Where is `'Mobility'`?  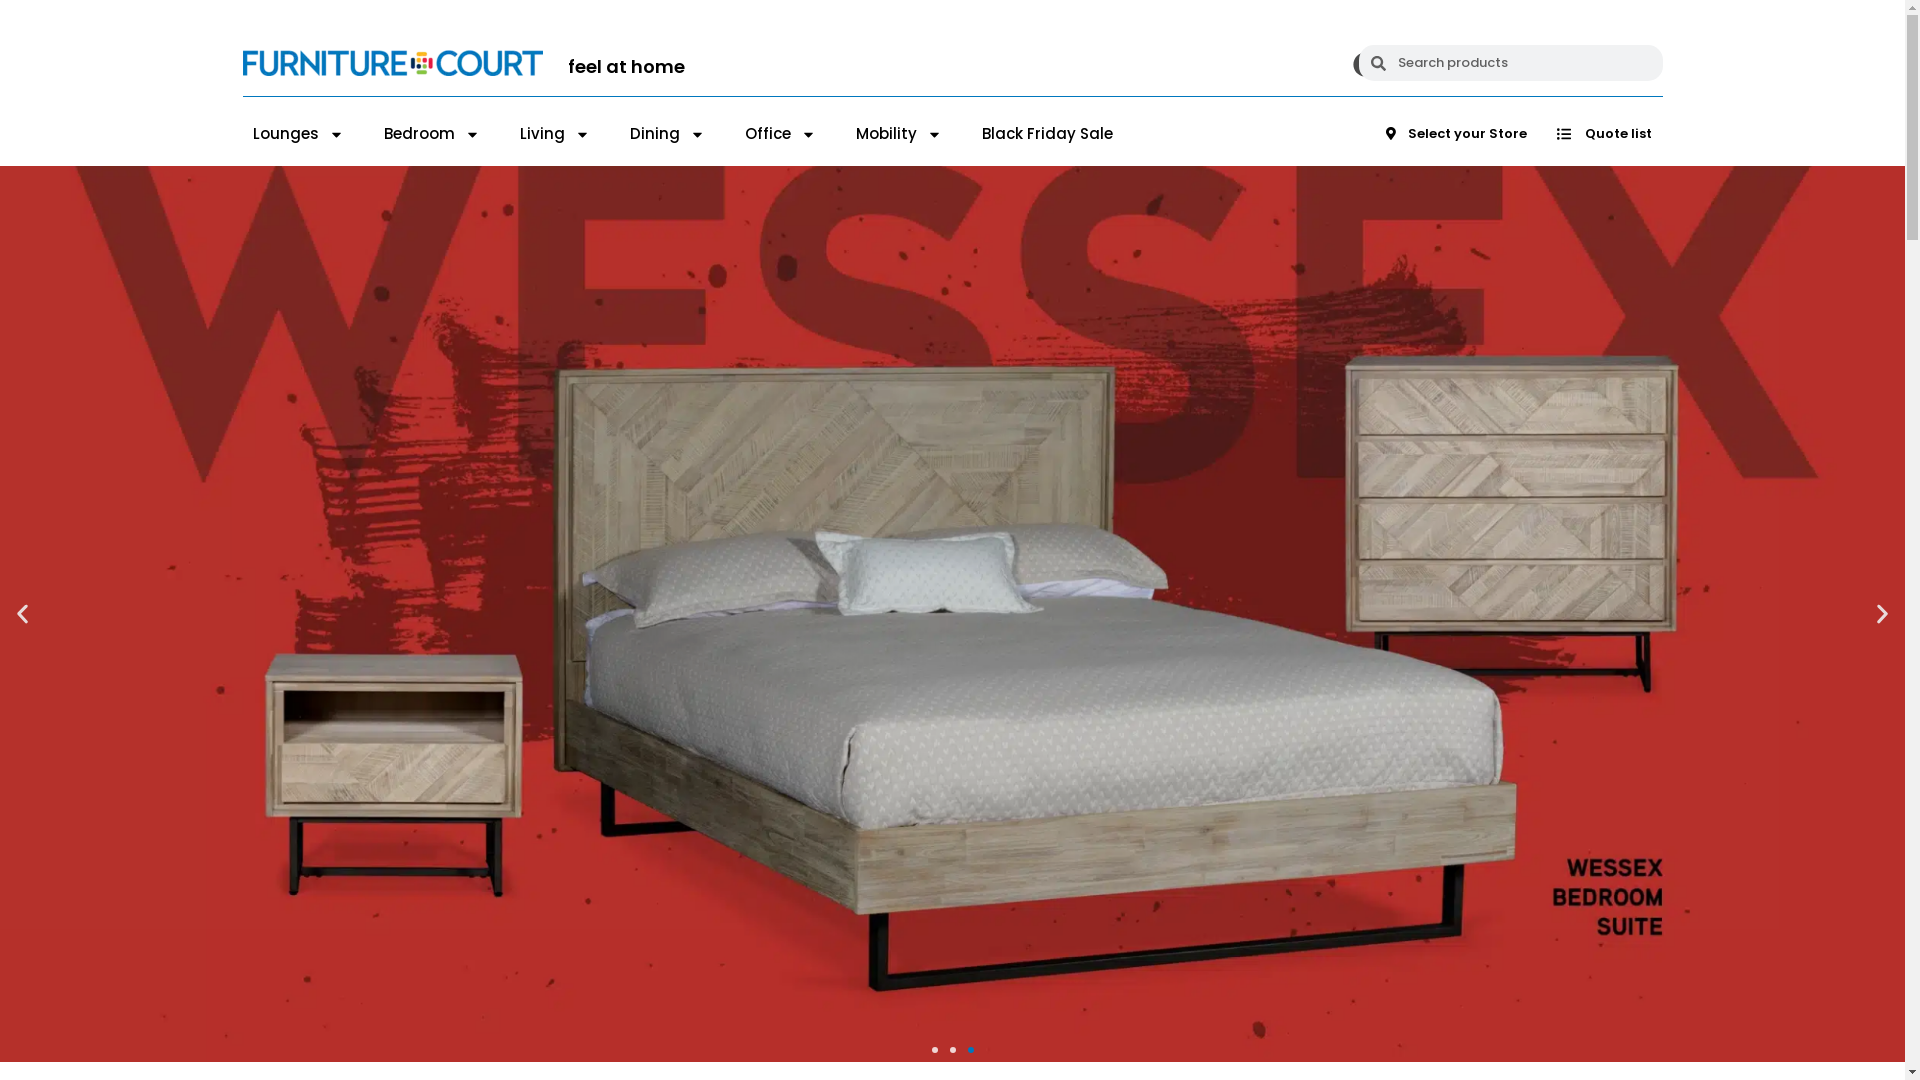 'Mobility' is located at coordinates (855, 134).